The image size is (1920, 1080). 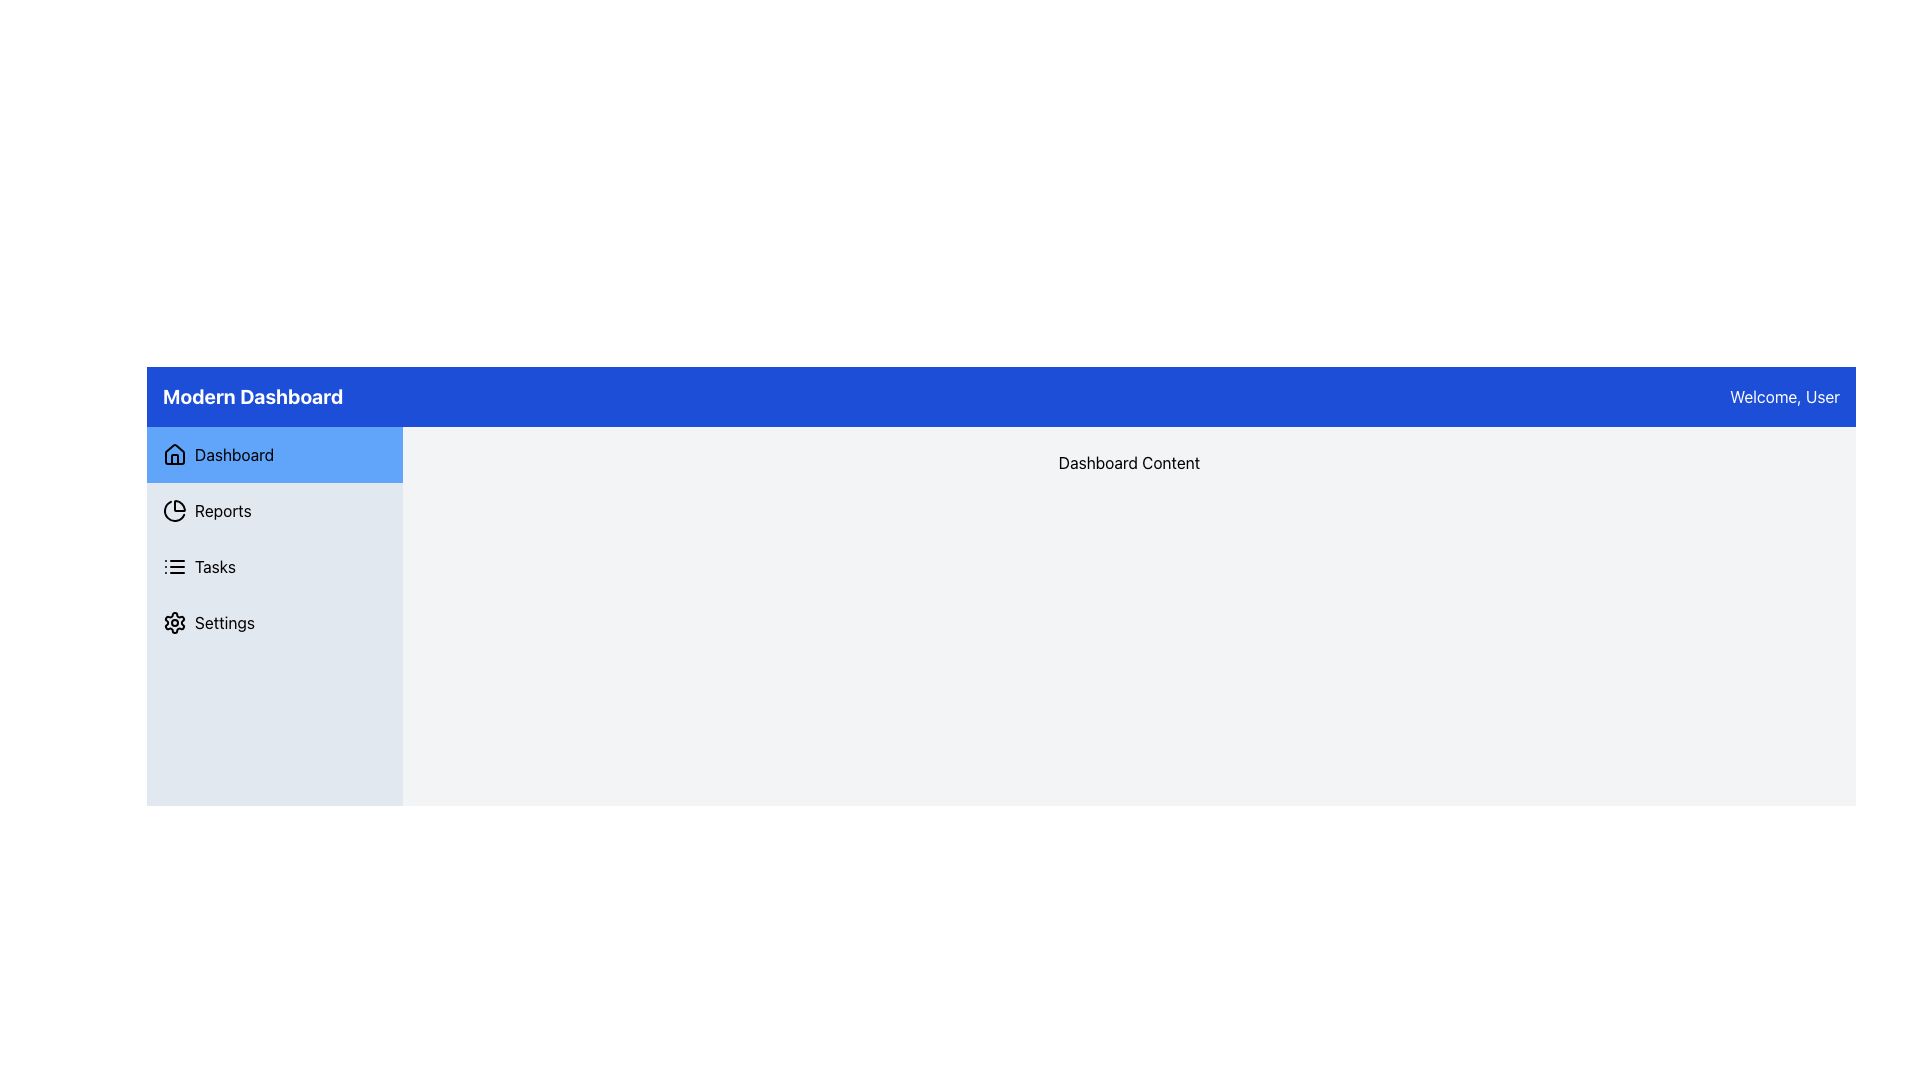 What do you see at coordinates (179, 504) in the screenshot?
I see `the upper convex segment of the pie chart icon within the 'Reports' section of the vertical navigation menu` at bounding box center [179, 504].